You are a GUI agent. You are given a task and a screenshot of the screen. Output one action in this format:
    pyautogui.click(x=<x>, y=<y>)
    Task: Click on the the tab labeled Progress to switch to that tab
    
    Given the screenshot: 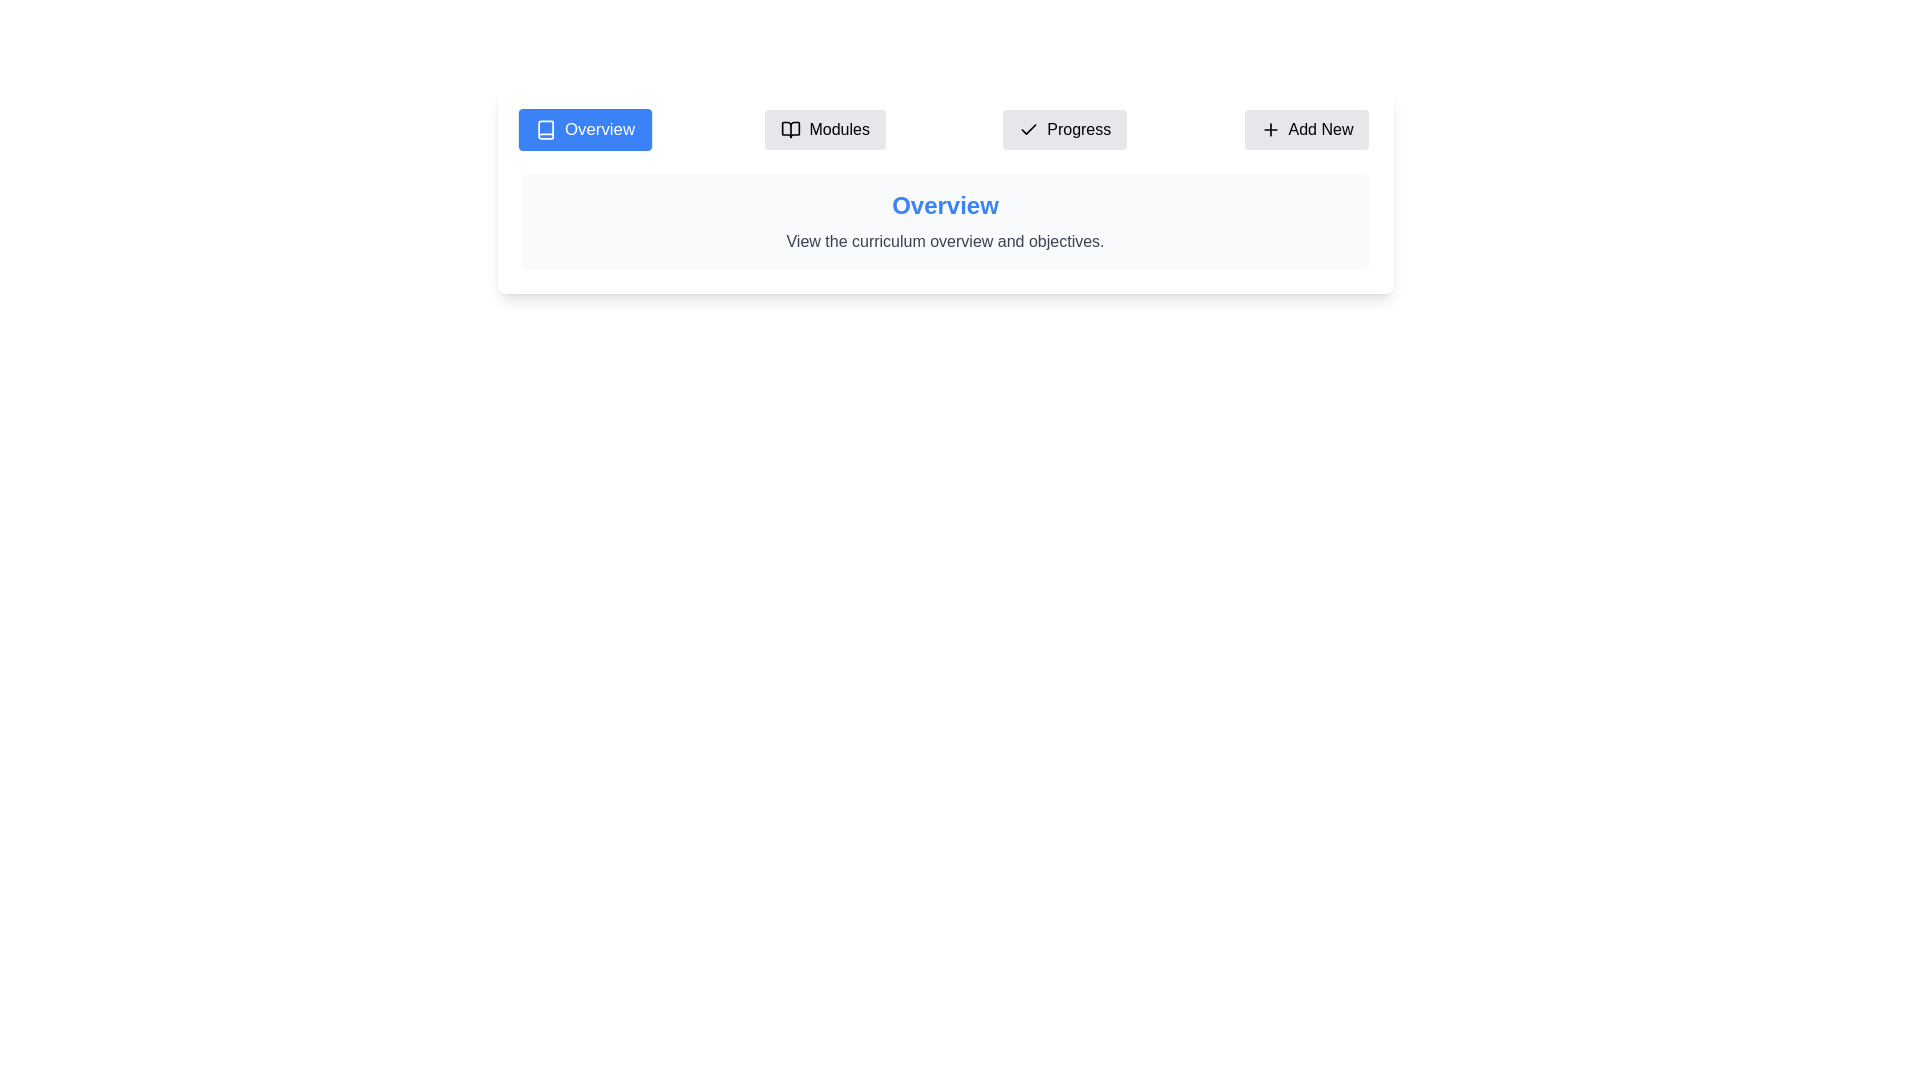 What is the action you would take?
    pyautogui.click(x=1064, y=130)
    